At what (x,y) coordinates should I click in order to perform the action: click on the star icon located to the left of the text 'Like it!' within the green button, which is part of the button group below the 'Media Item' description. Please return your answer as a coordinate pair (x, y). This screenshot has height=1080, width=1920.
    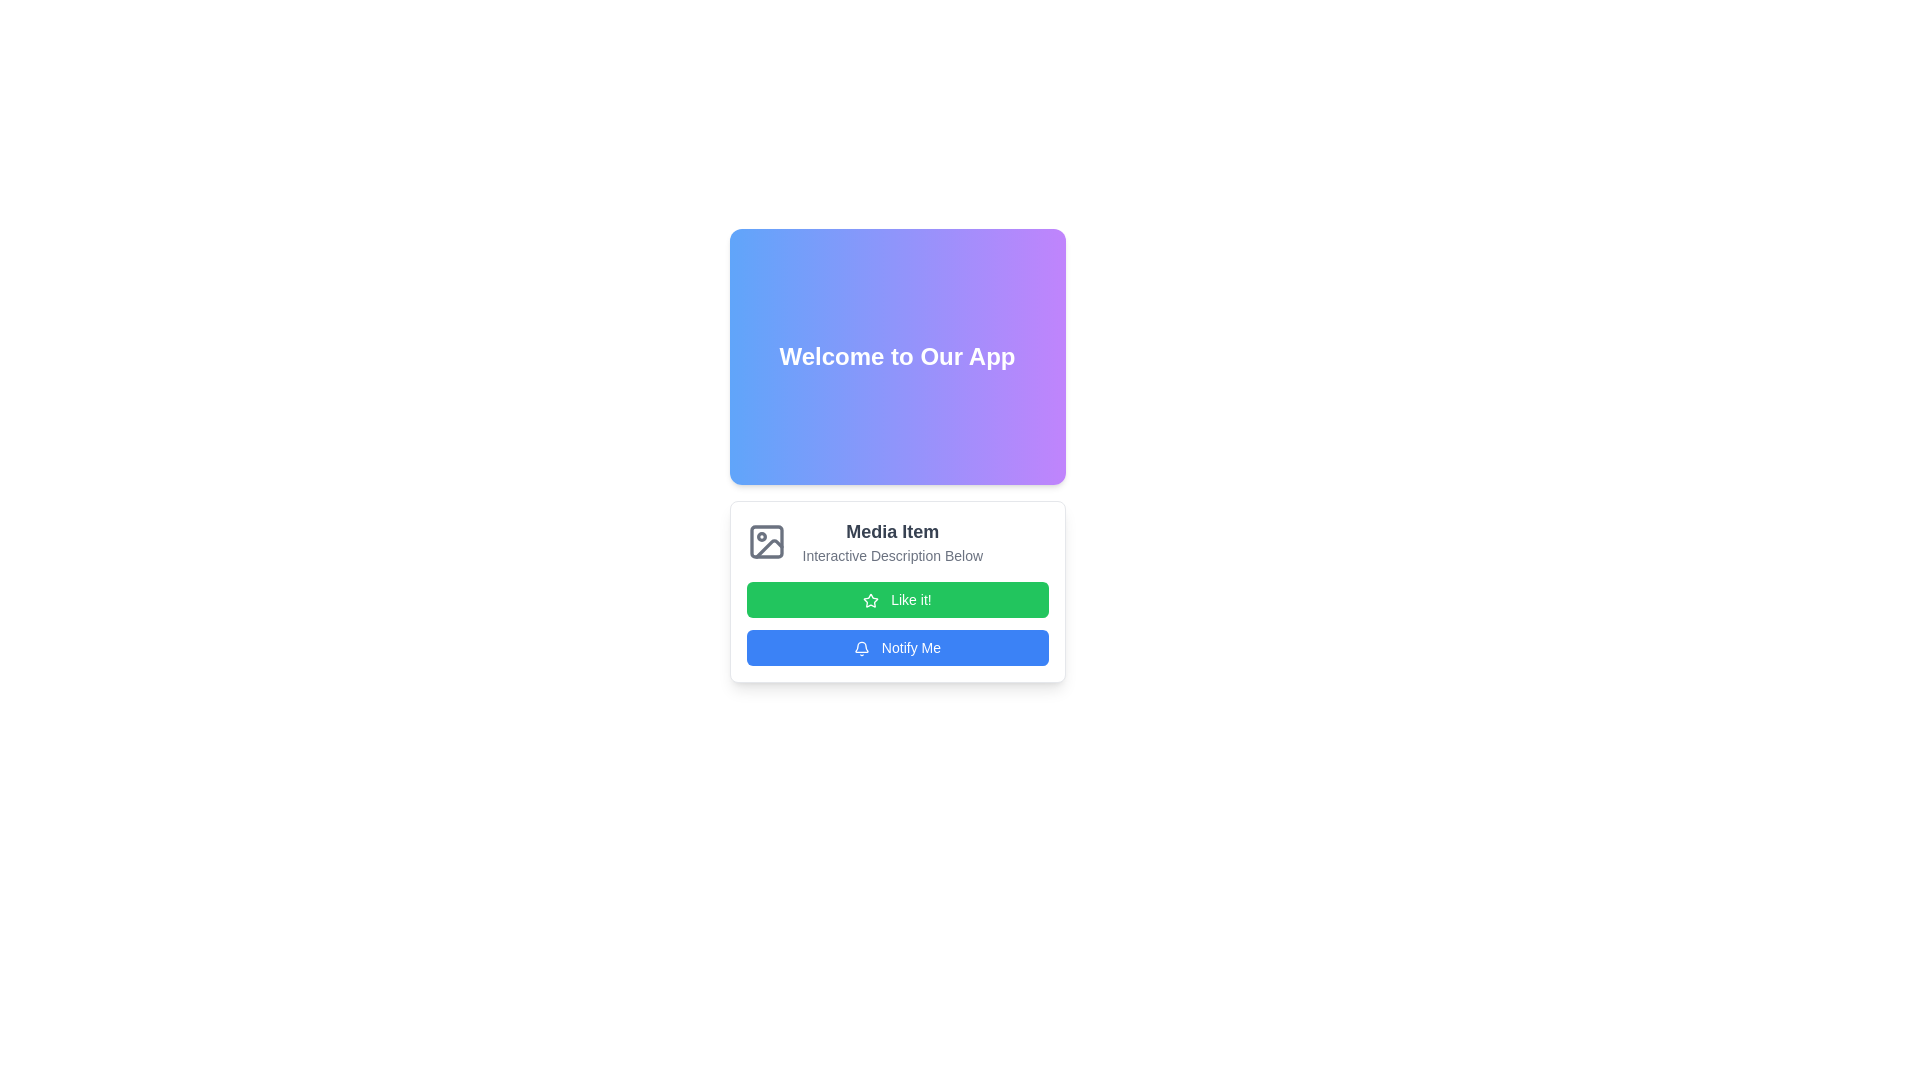
    Looking at the image, I should click on (871, 600).